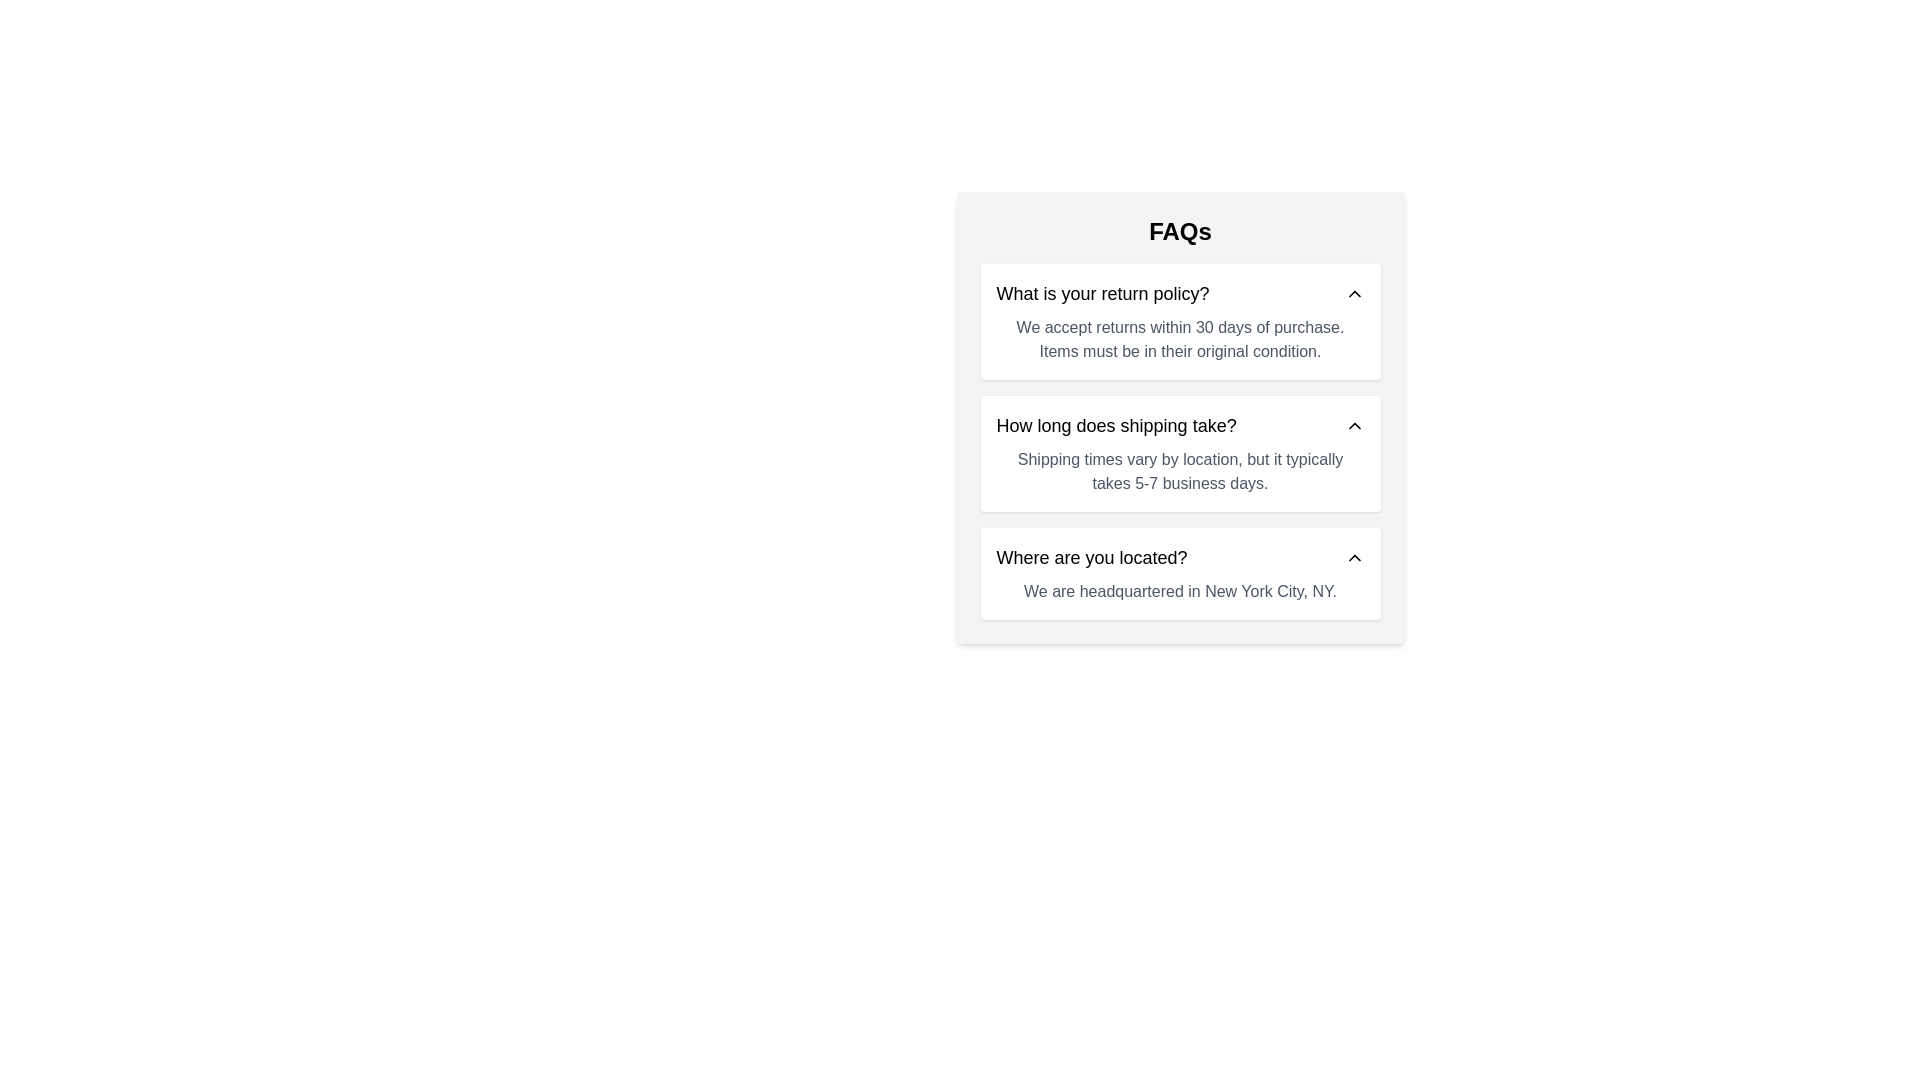 Image resolution: width=1920 pixels, height=1080 pixels. What do you see at coordinates (1354, 558) in the screenshot?
I see `the upward-pointing chevron icon located at the far-right side of the FAQ section titled 'Where are you located?'` at bounding box center [1354, 558].